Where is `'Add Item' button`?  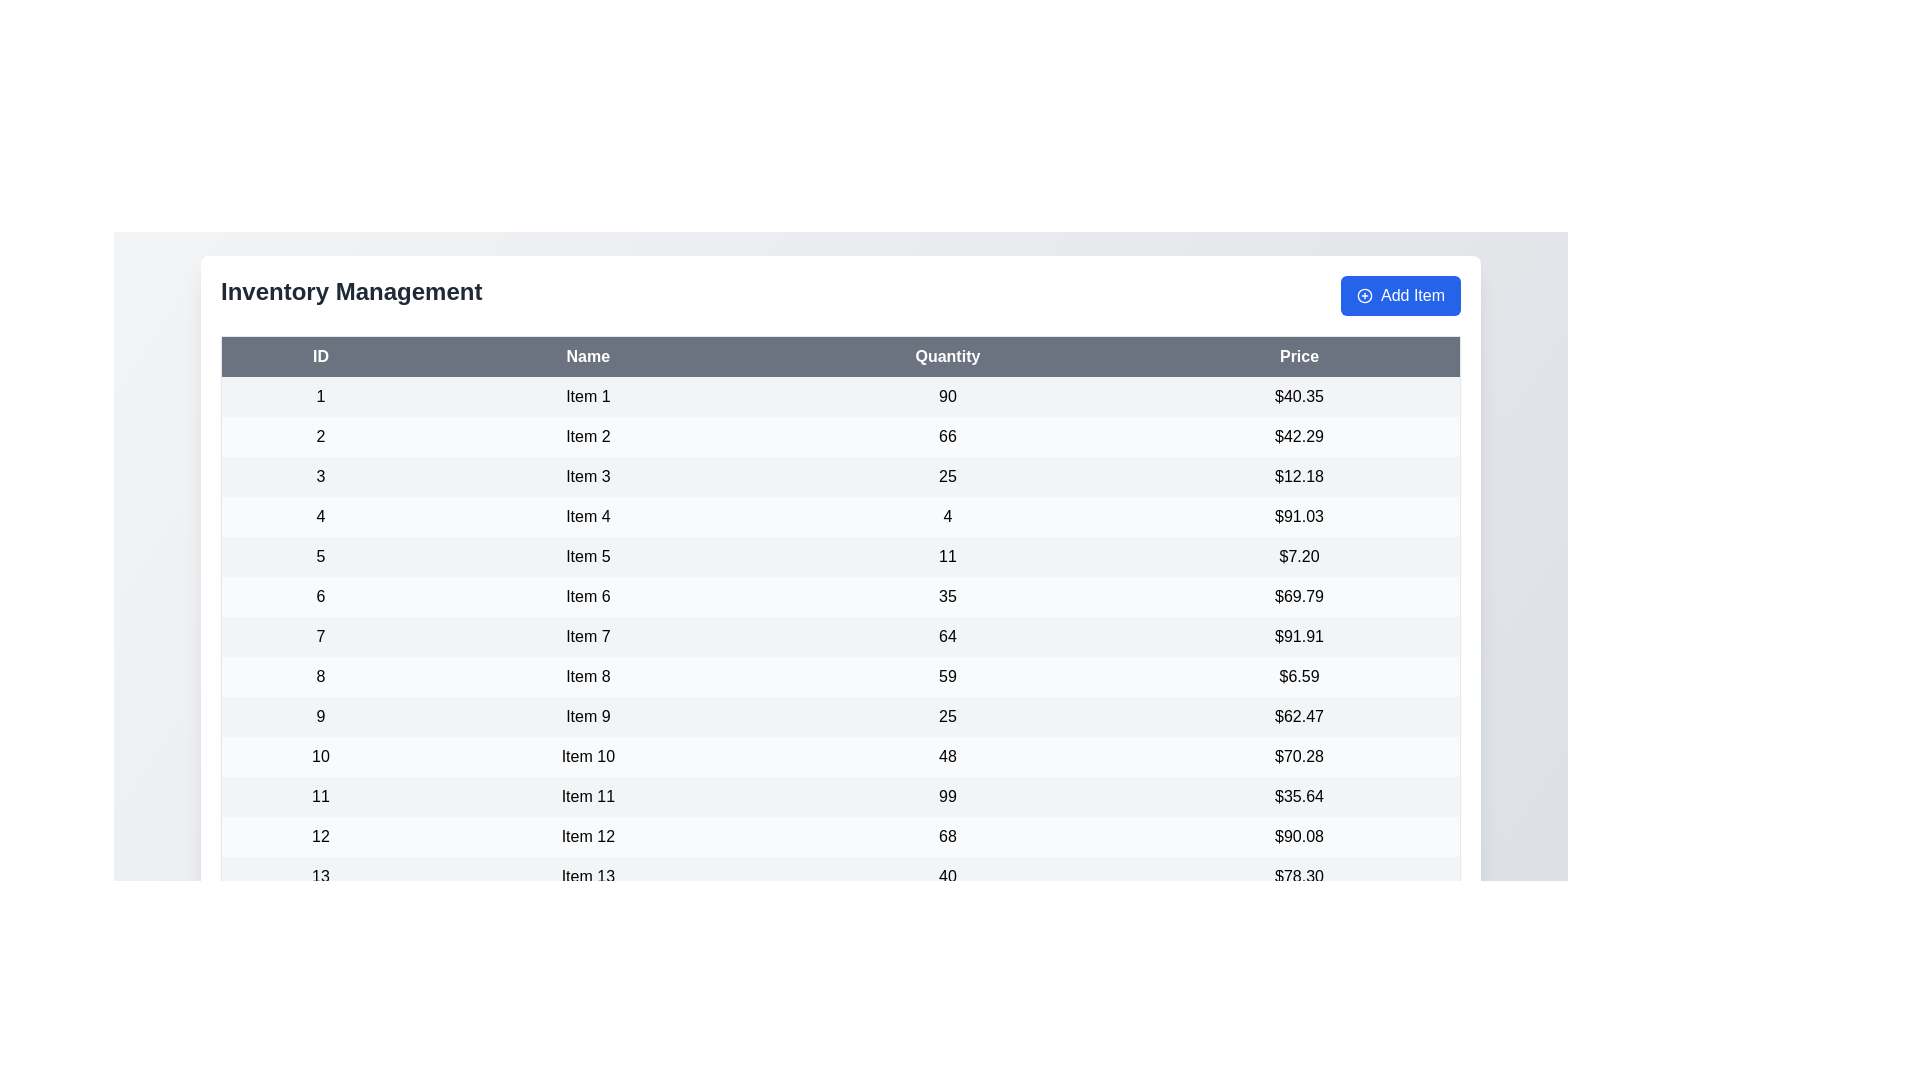
'Add Item' button is located at coordinates (1400, 296).